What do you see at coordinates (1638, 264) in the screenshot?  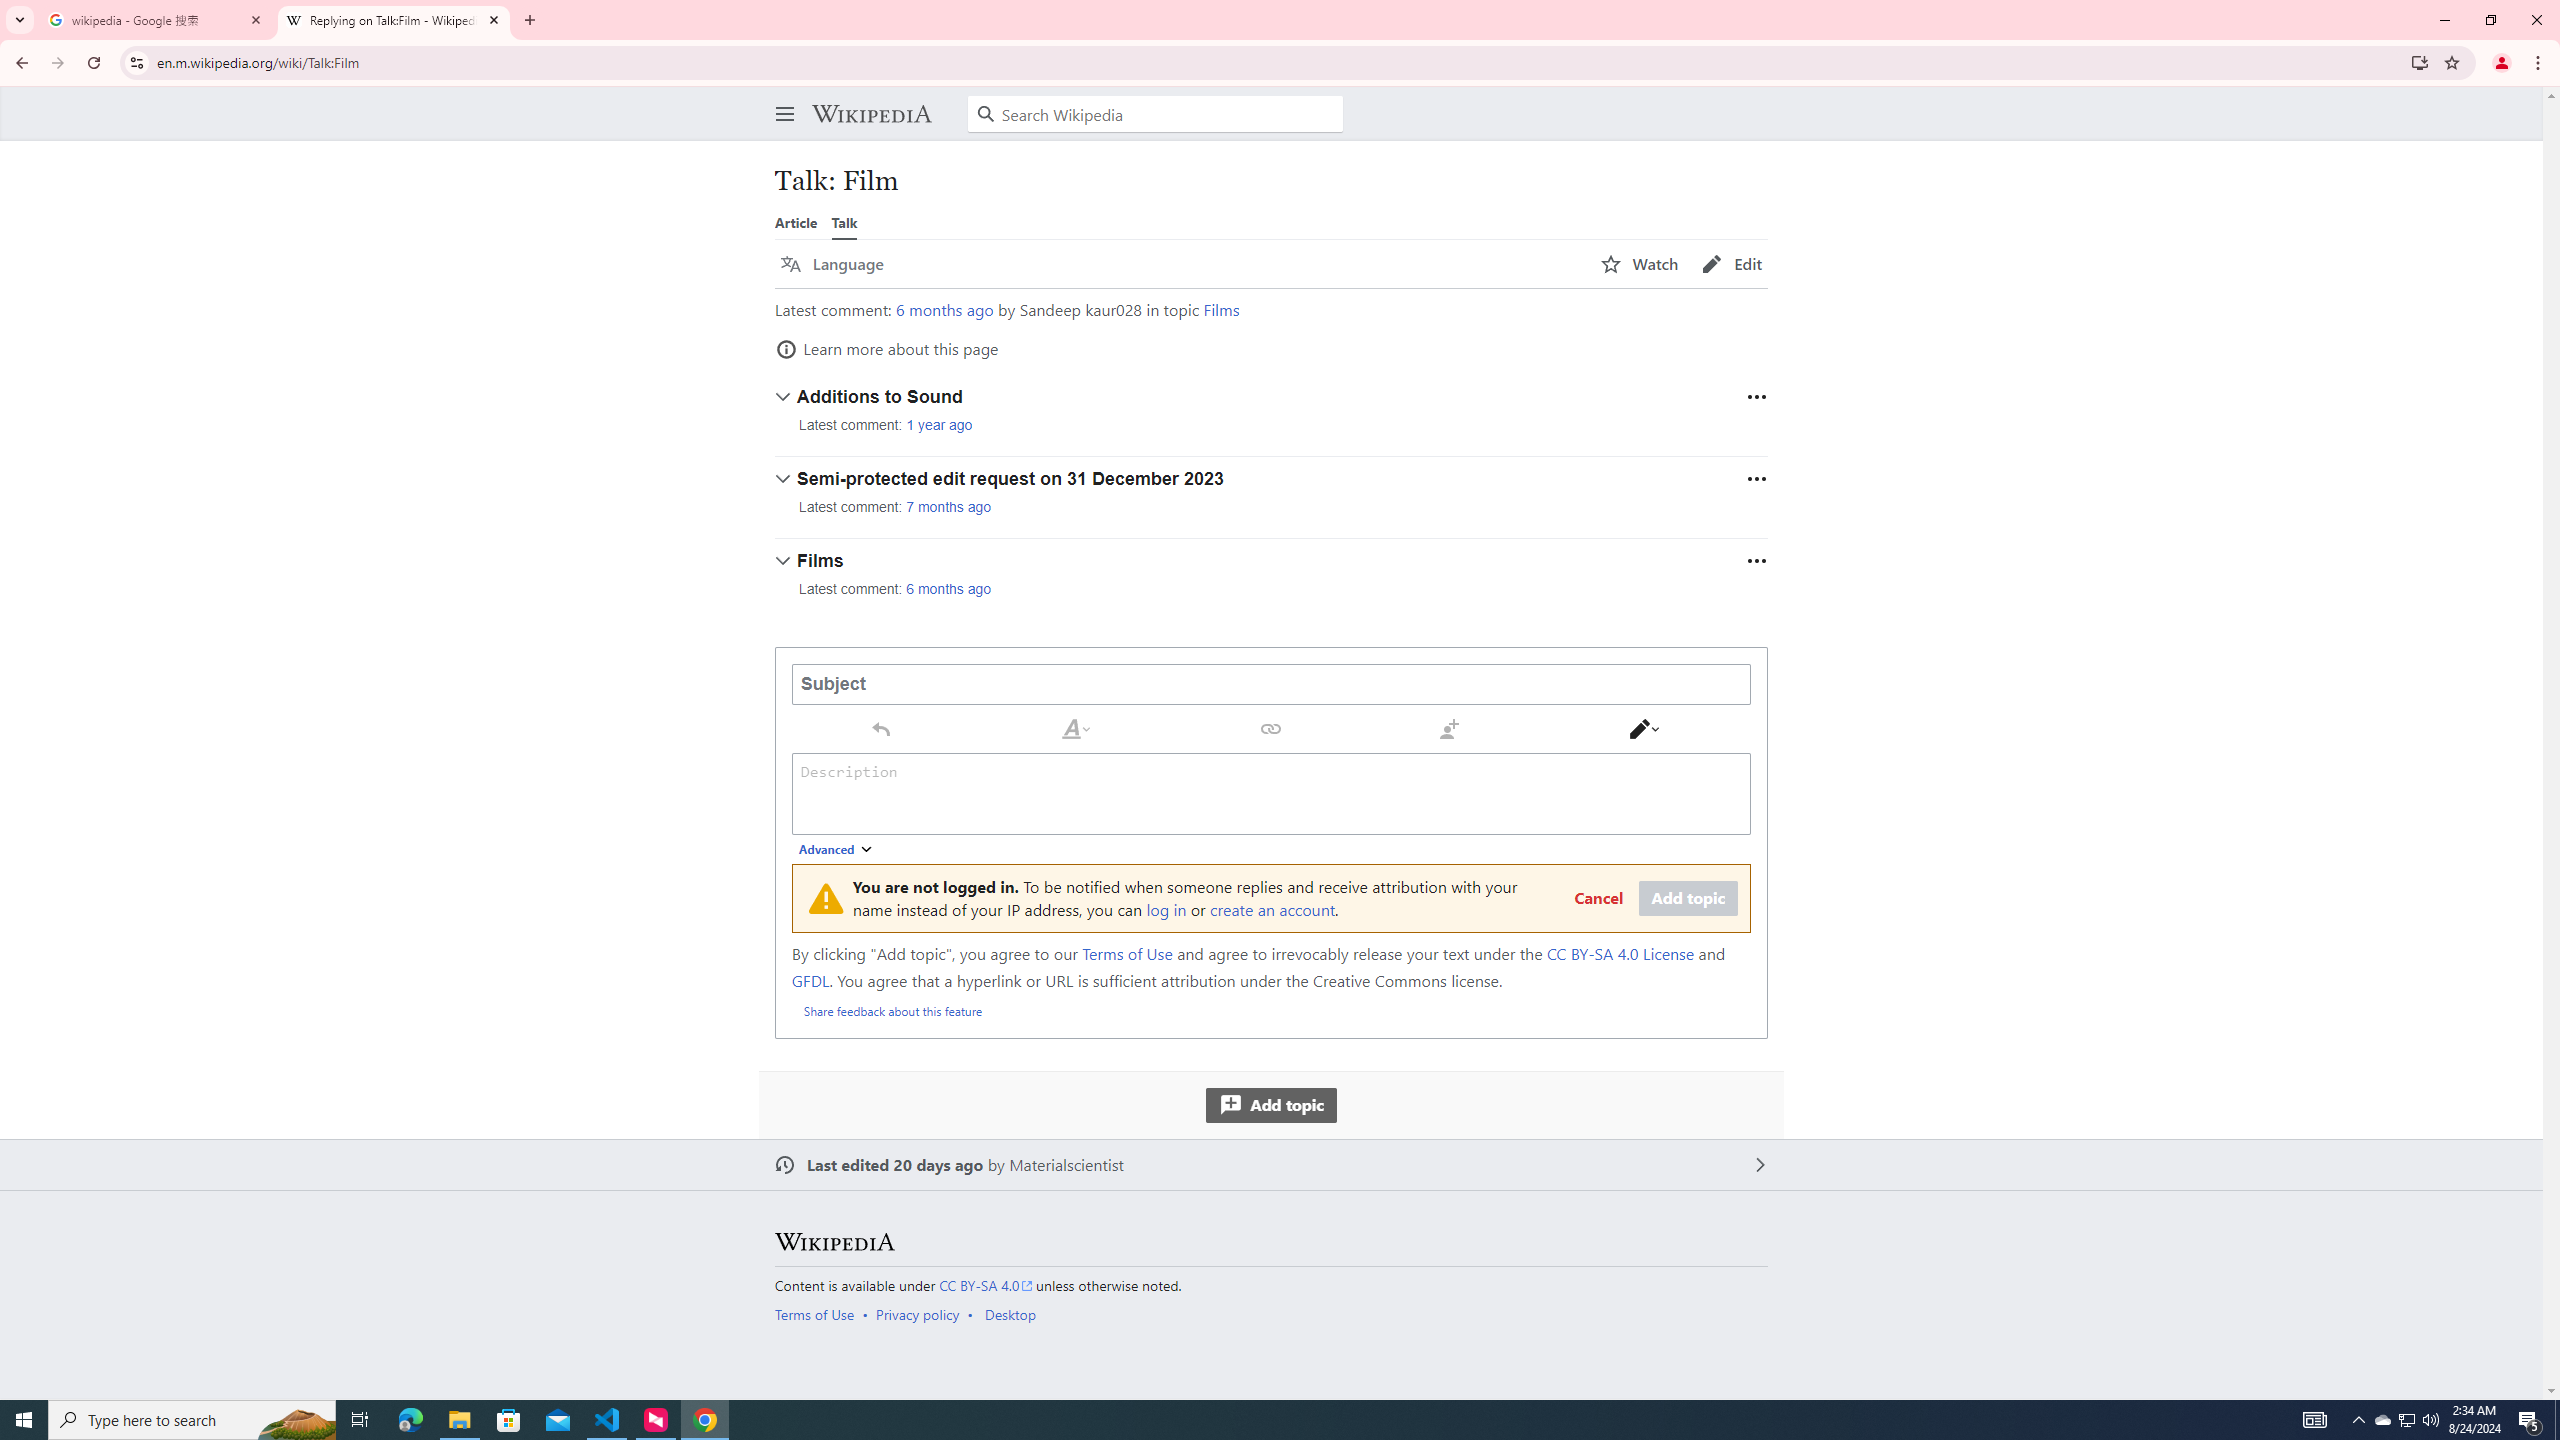 I see `'AutomationID: page-actions-watch'` at bounding box center [1638, 264].